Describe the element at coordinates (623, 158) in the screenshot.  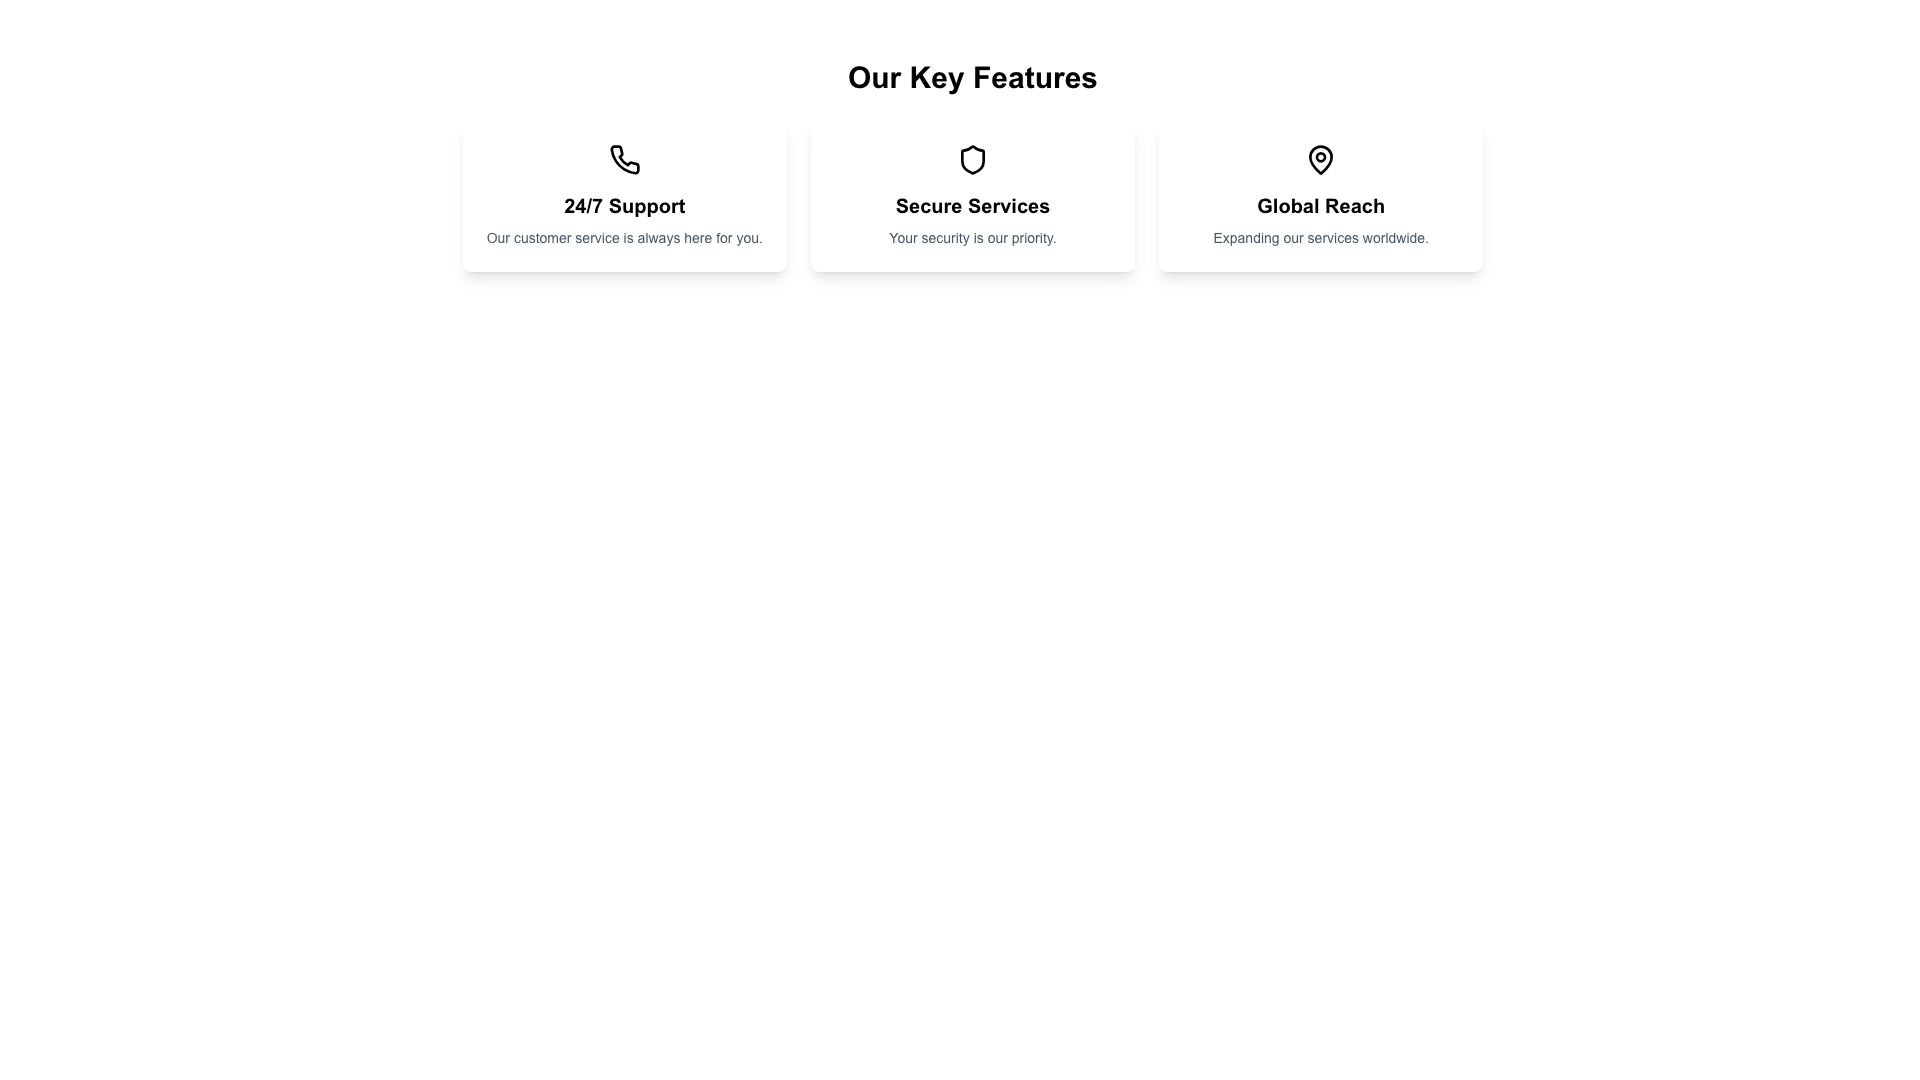
I see `the decorative icon representing the '24/7 Support' feature, located at the top-middle of the card labeled '24/7 Support'` at that location.